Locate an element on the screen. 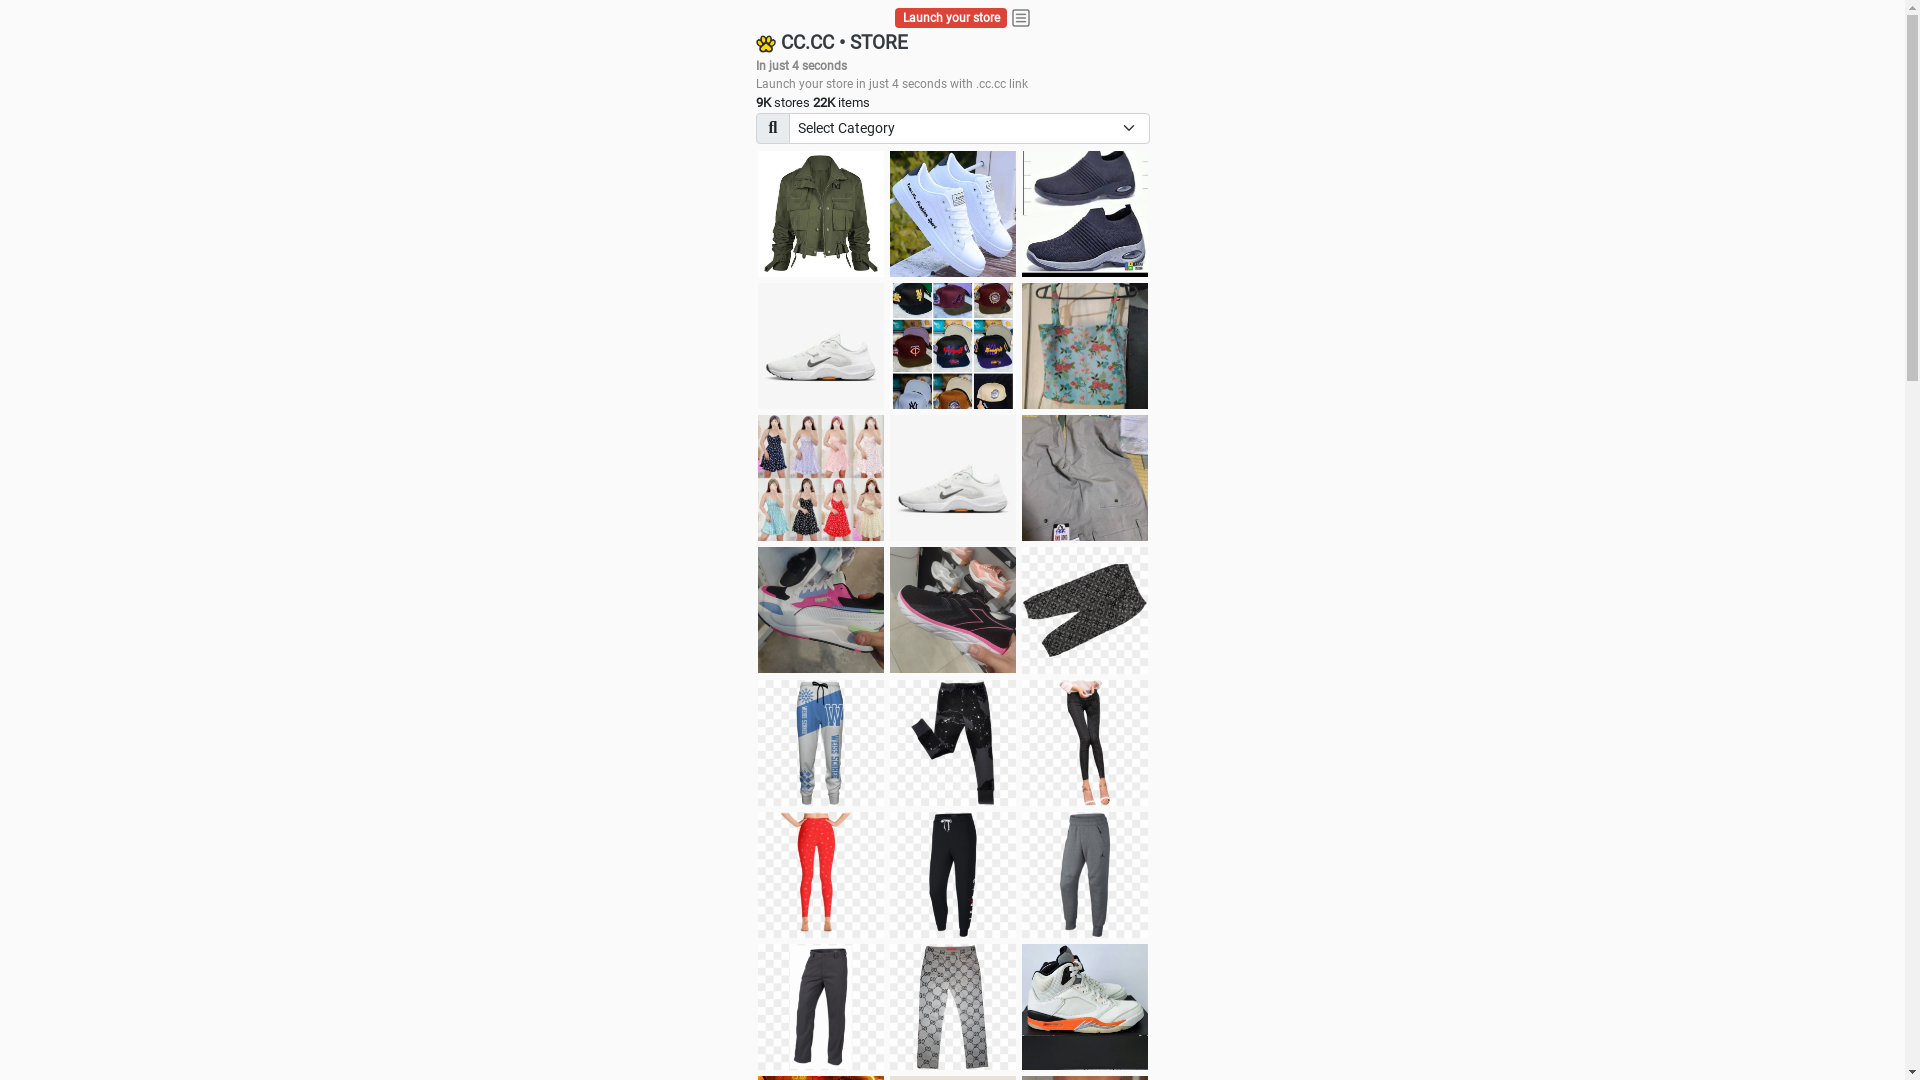  'Pant' is located at coordinates (1083, 874).